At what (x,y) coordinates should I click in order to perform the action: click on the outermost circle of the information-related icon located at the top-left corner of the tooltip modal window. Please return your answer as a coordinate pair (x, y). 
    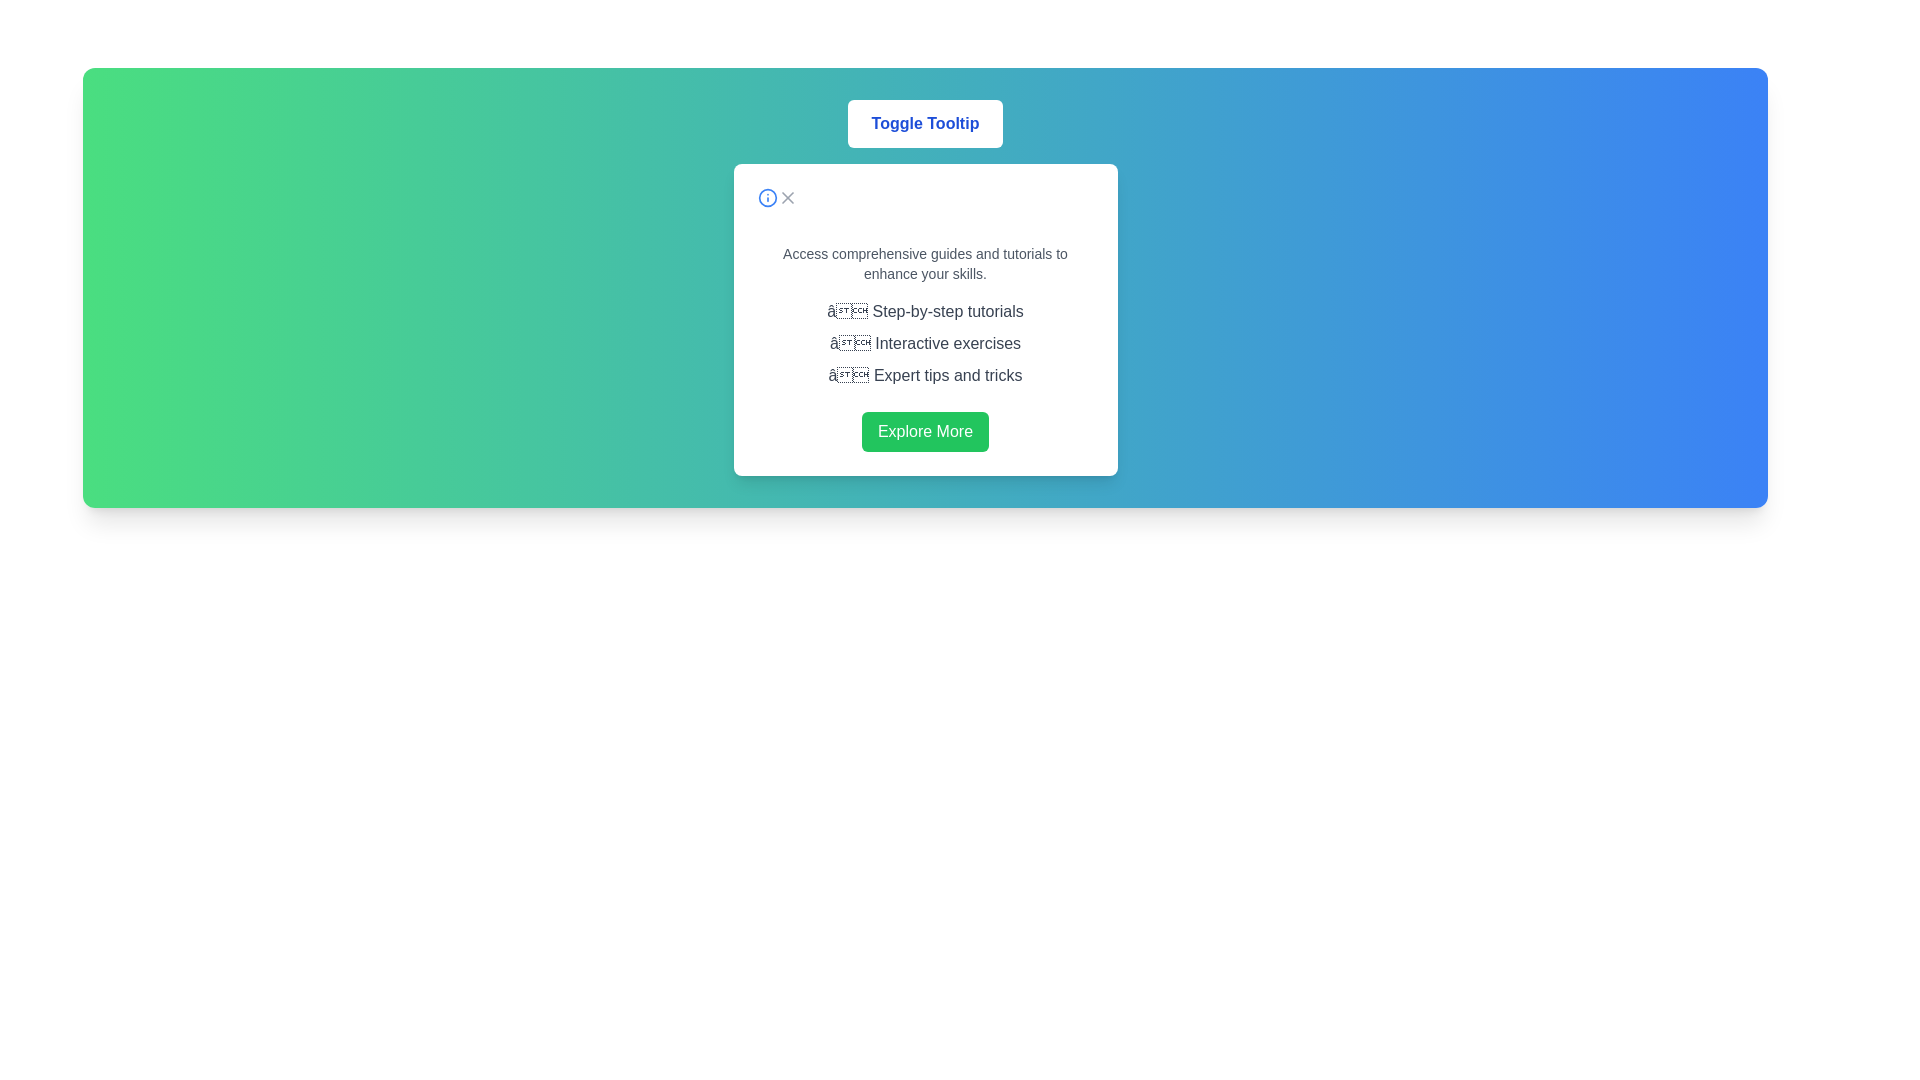
    Looking at the image, I should click on (766, 197).